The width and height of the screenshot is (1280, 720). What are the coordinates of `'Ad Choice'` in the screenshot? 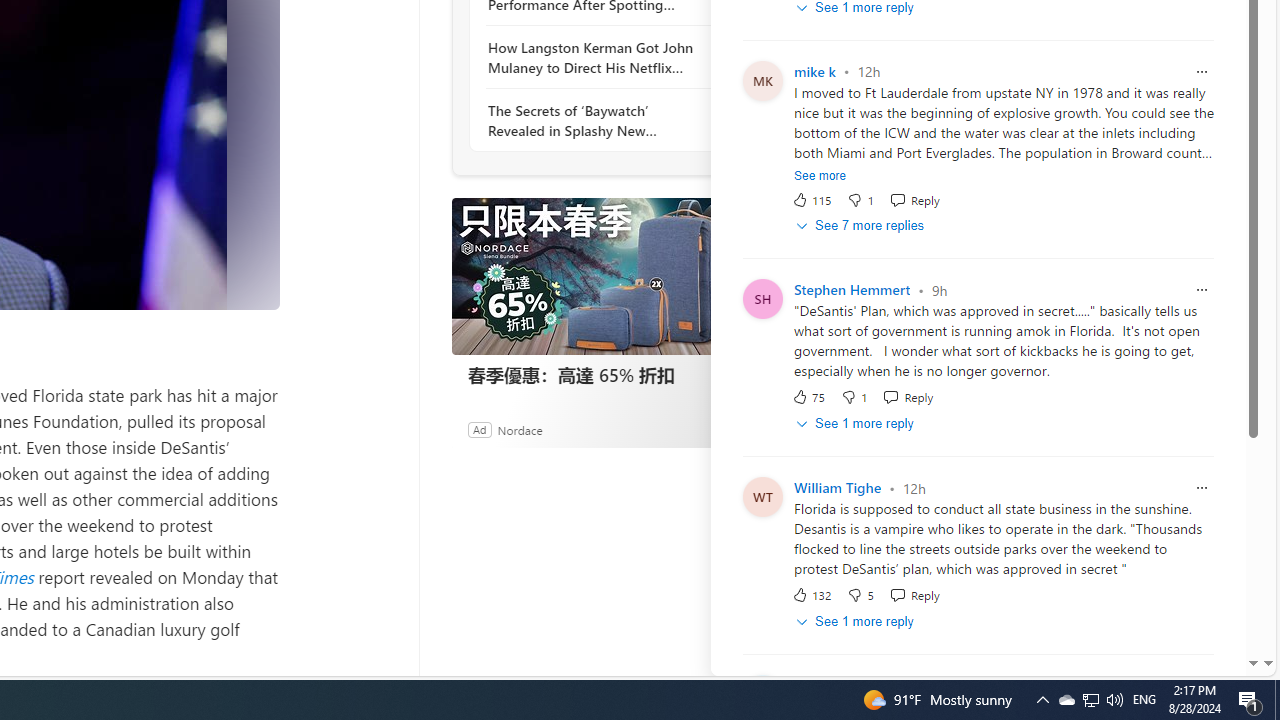 It's located at (728, 428).